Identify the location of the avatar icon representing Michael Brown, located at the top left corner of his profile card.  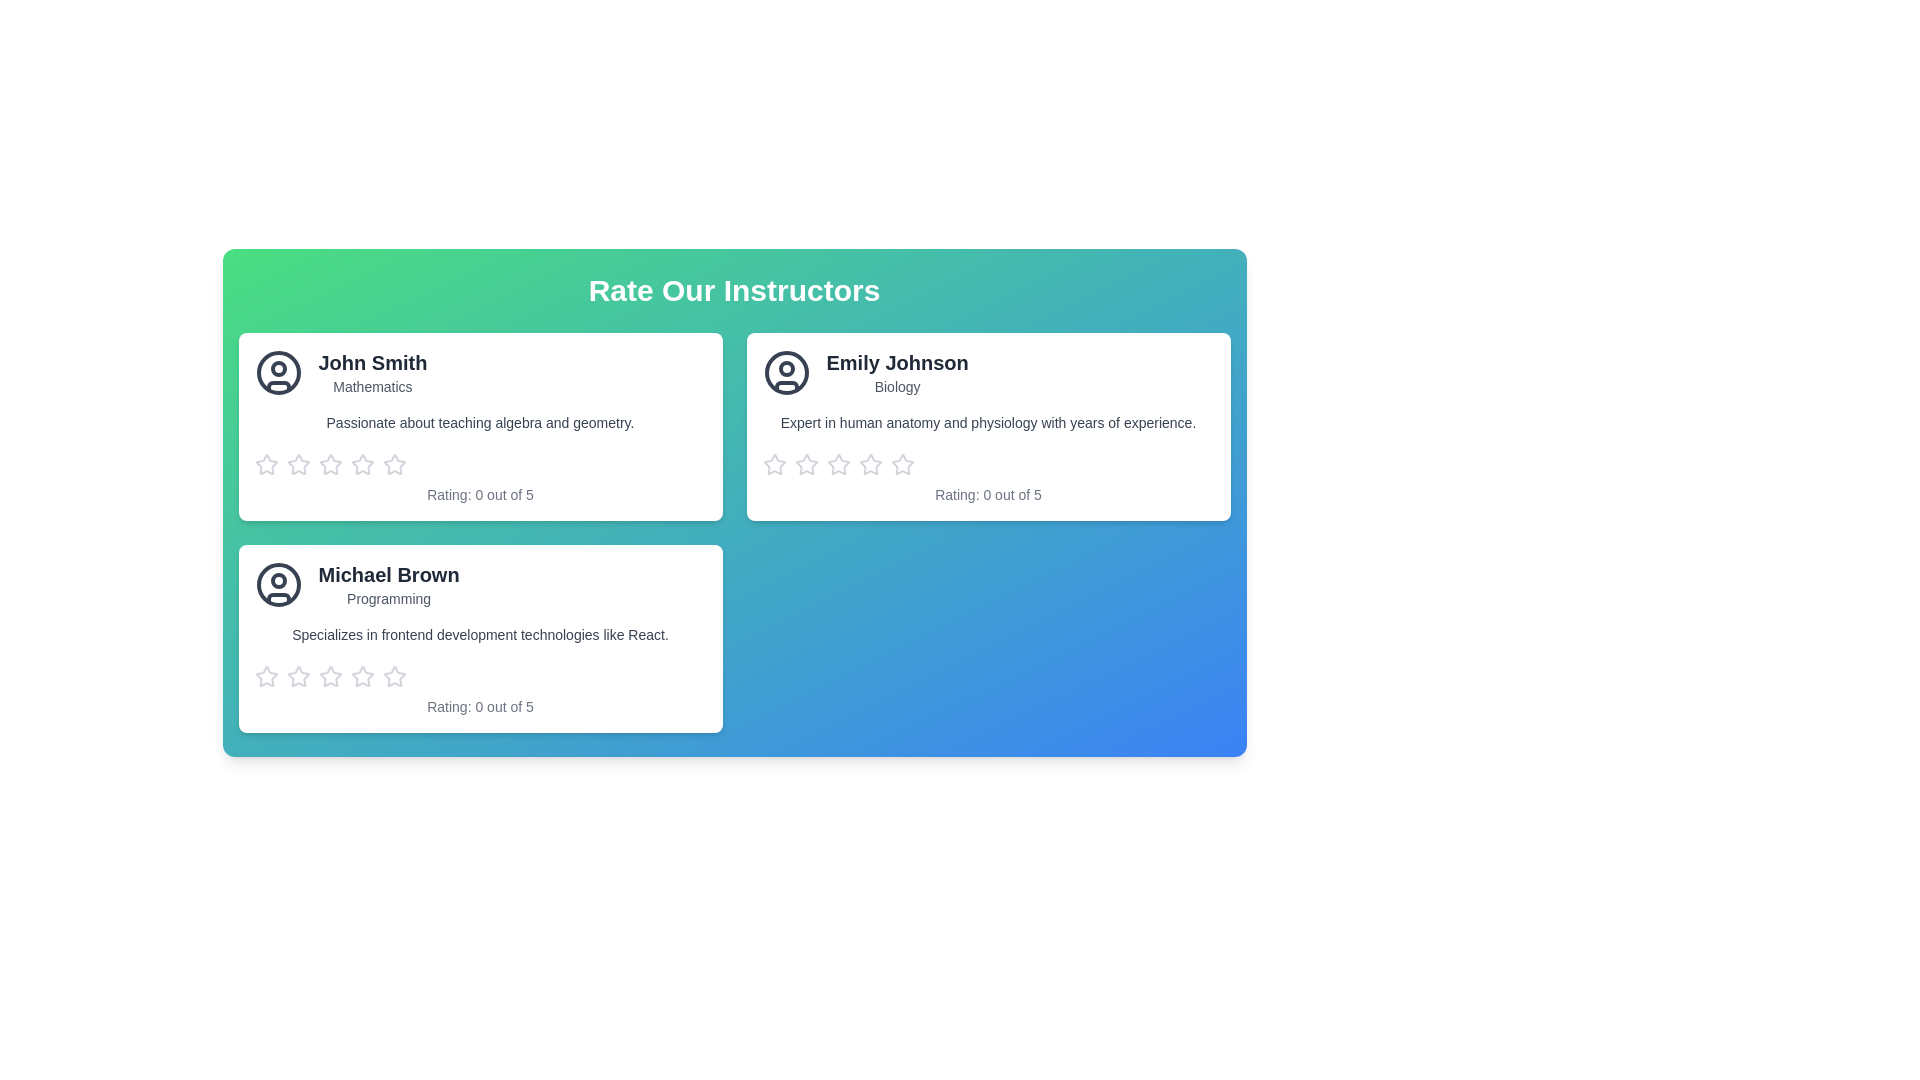
(277, 585).